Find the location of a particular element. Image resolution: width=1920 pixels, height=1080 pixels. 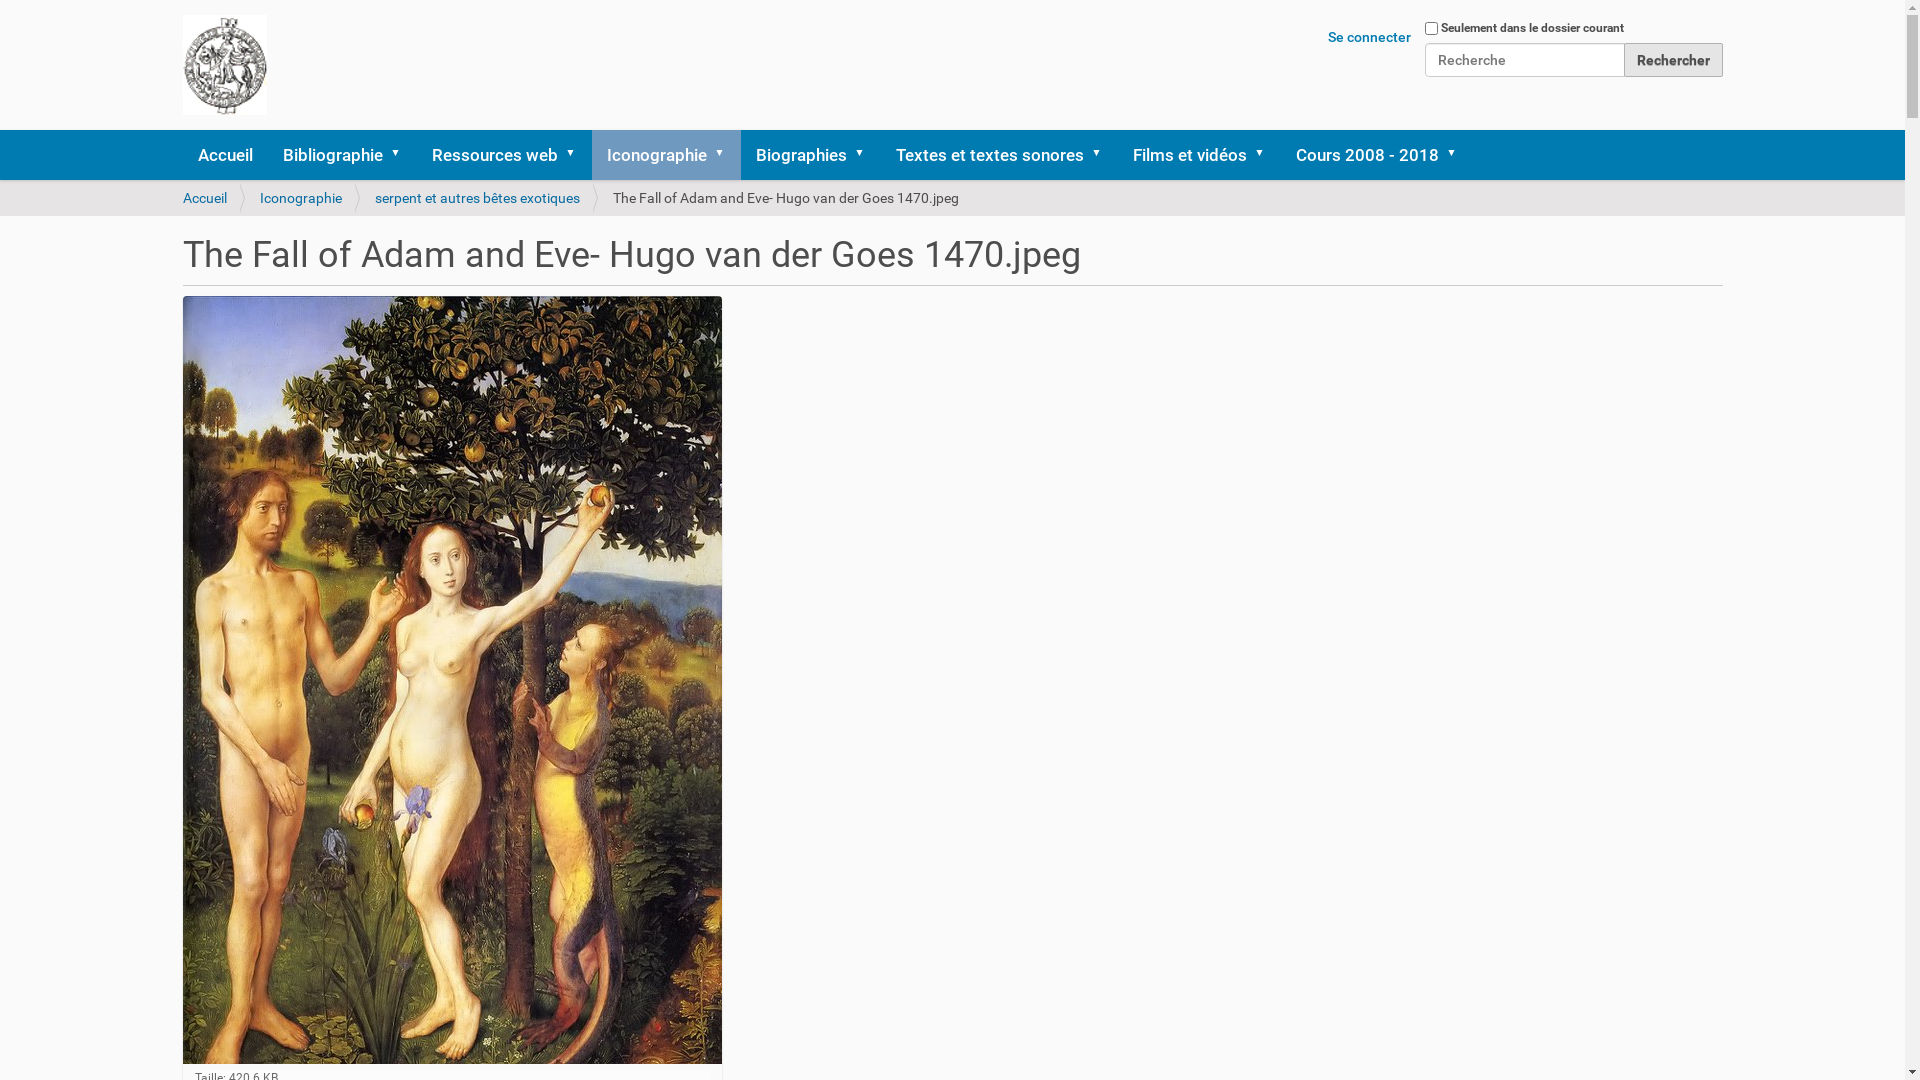

'Accueil' is located at coordinates (224, 153).